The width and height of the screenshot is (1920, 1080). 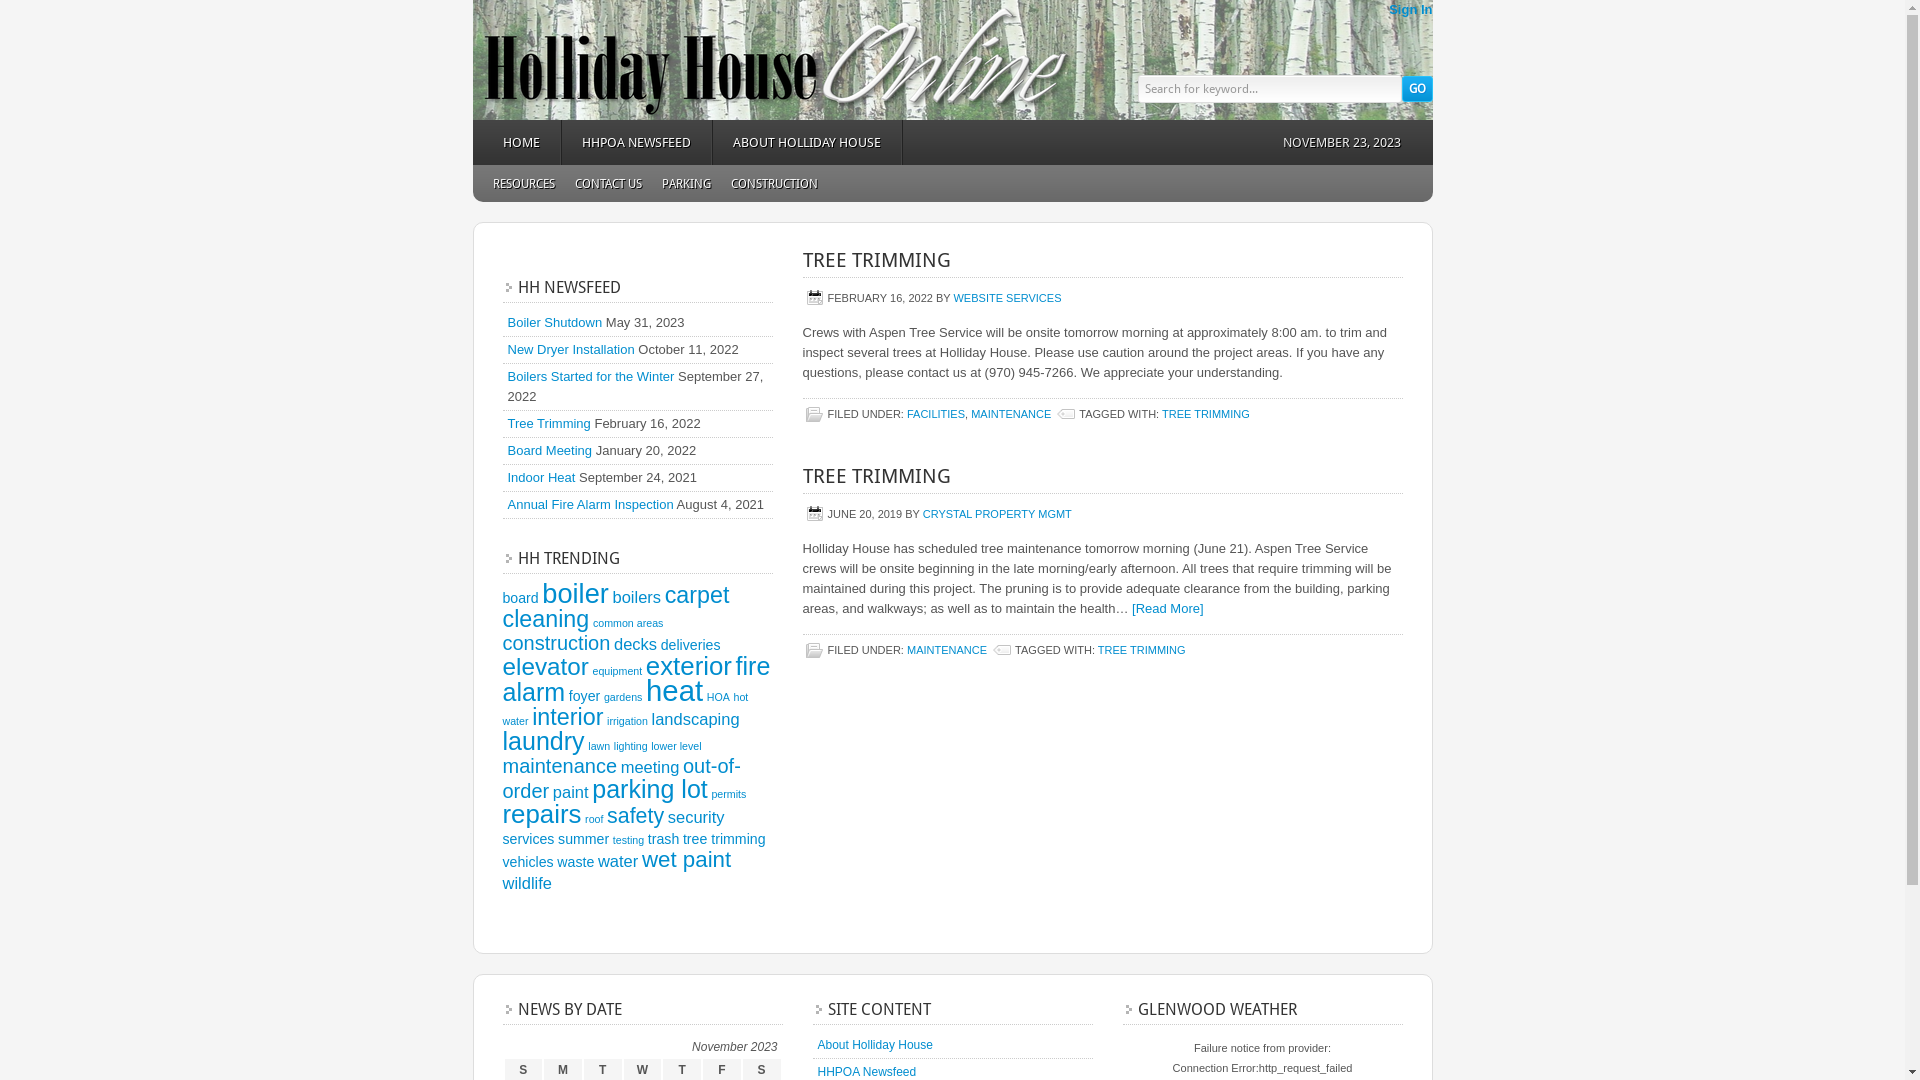 I want to click on 'deliveries', so click(x=691, y=644).